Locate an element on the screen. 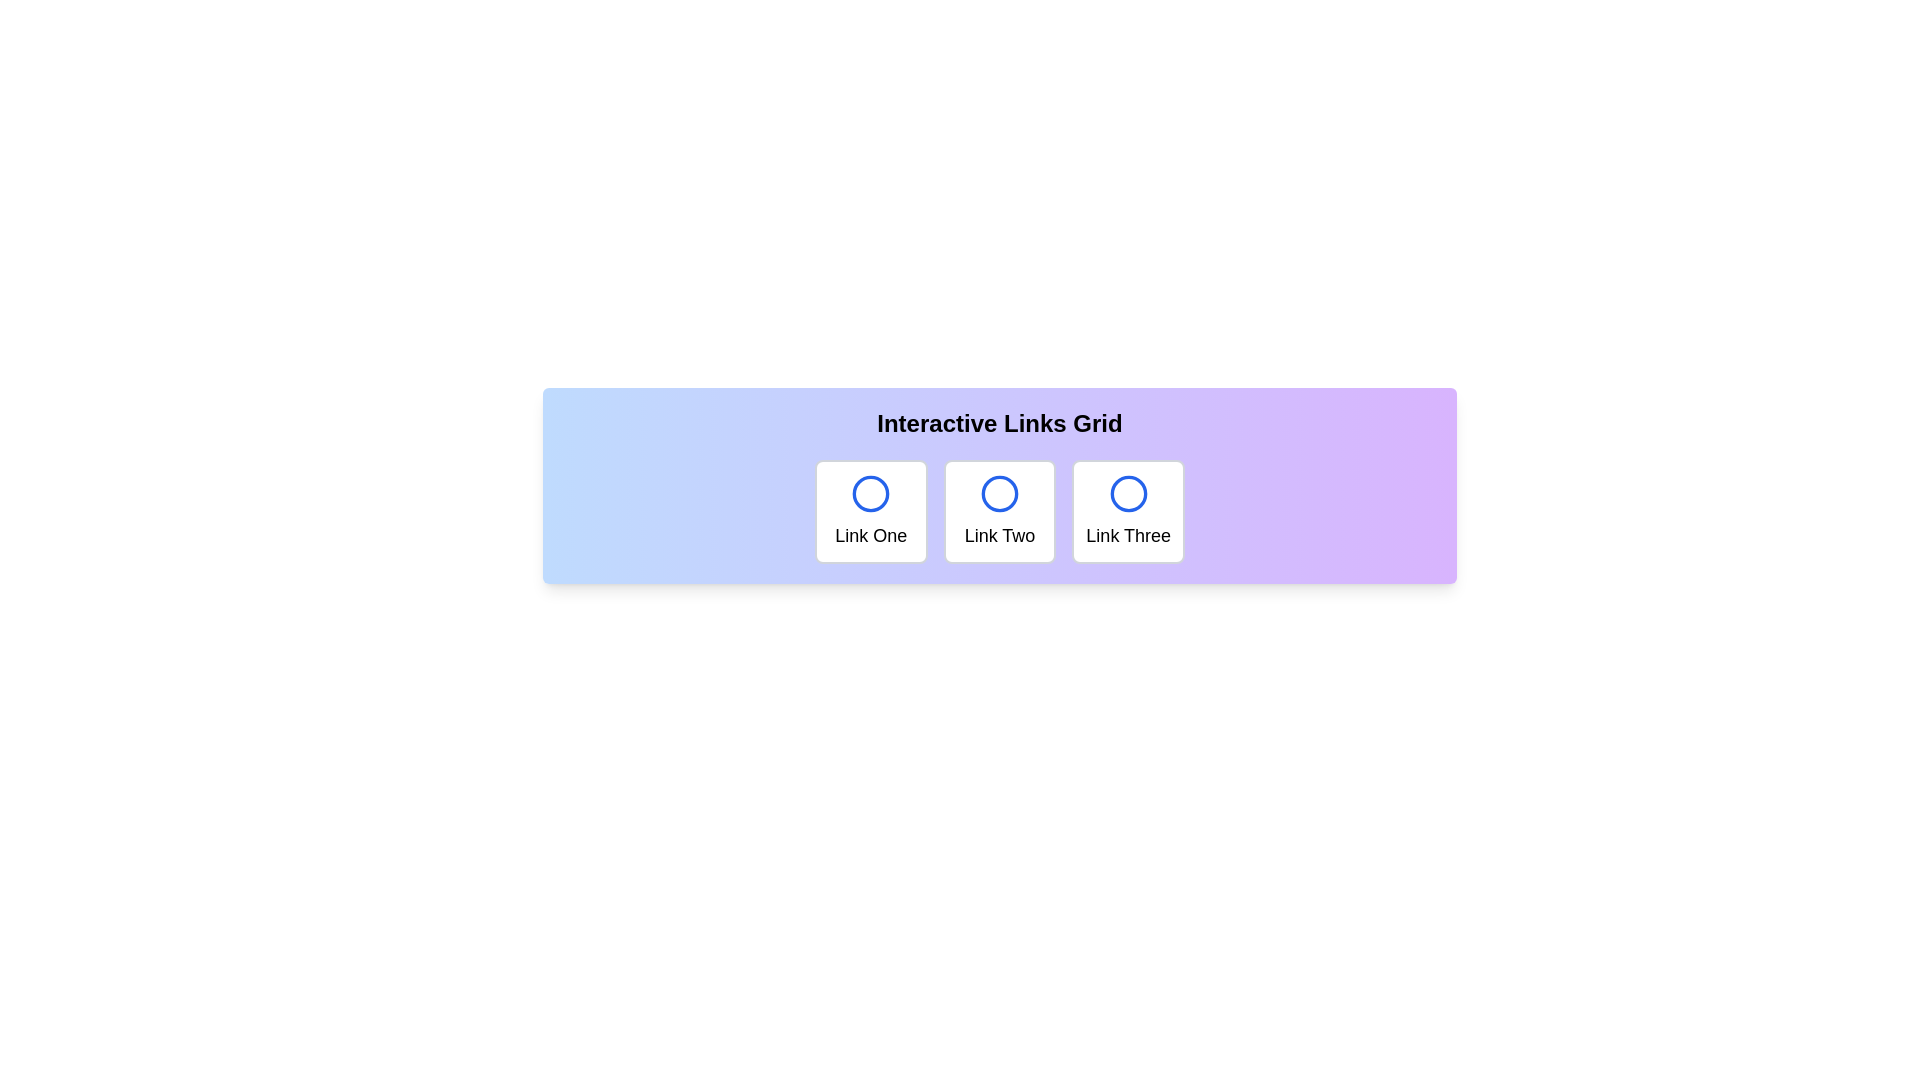 This screenshot has width=1920, height=1080. the interactive link button labeled 'Link Two' is located at coordinates (999, 486).